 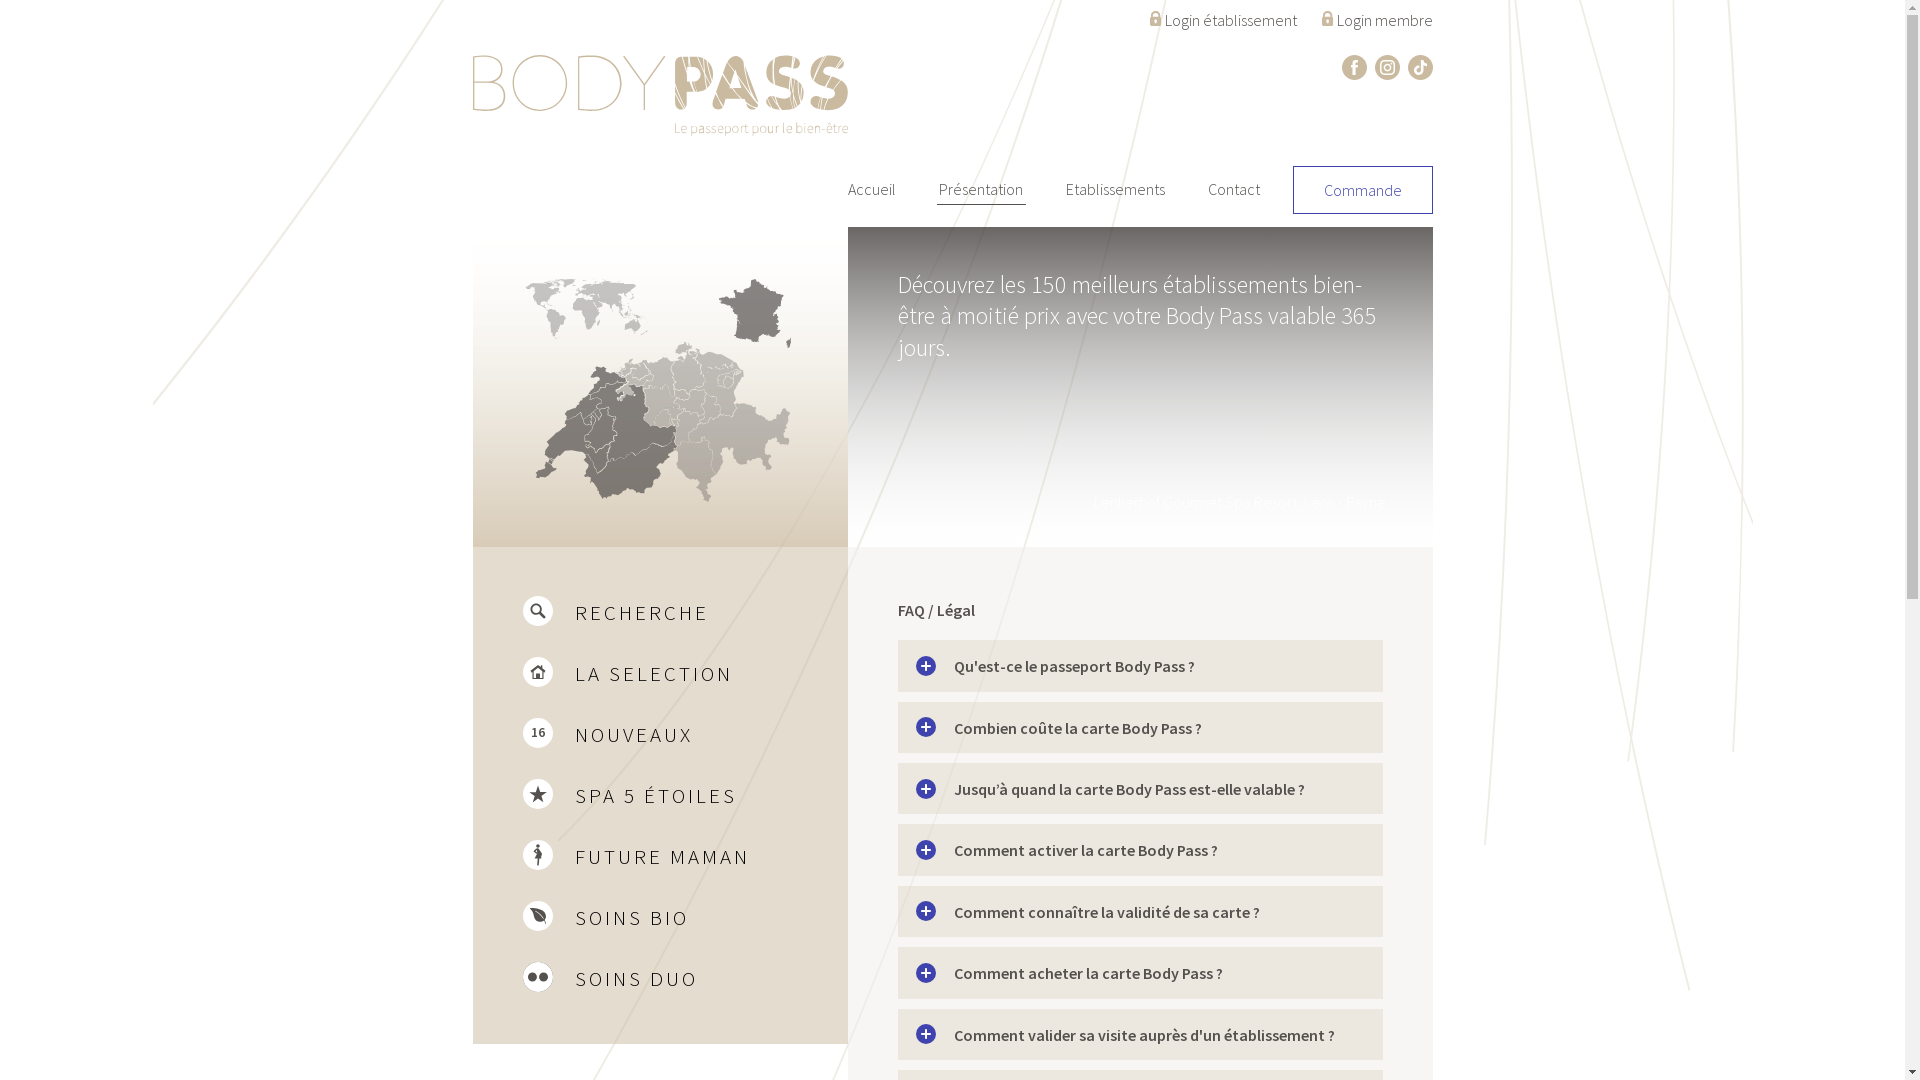 What do you see at coordinates (950, 386) in the screenshot?
I see `'Lenkerhof Gourmet Spa Resort, Lenk - Berne'` at bounding box center [950, 386].